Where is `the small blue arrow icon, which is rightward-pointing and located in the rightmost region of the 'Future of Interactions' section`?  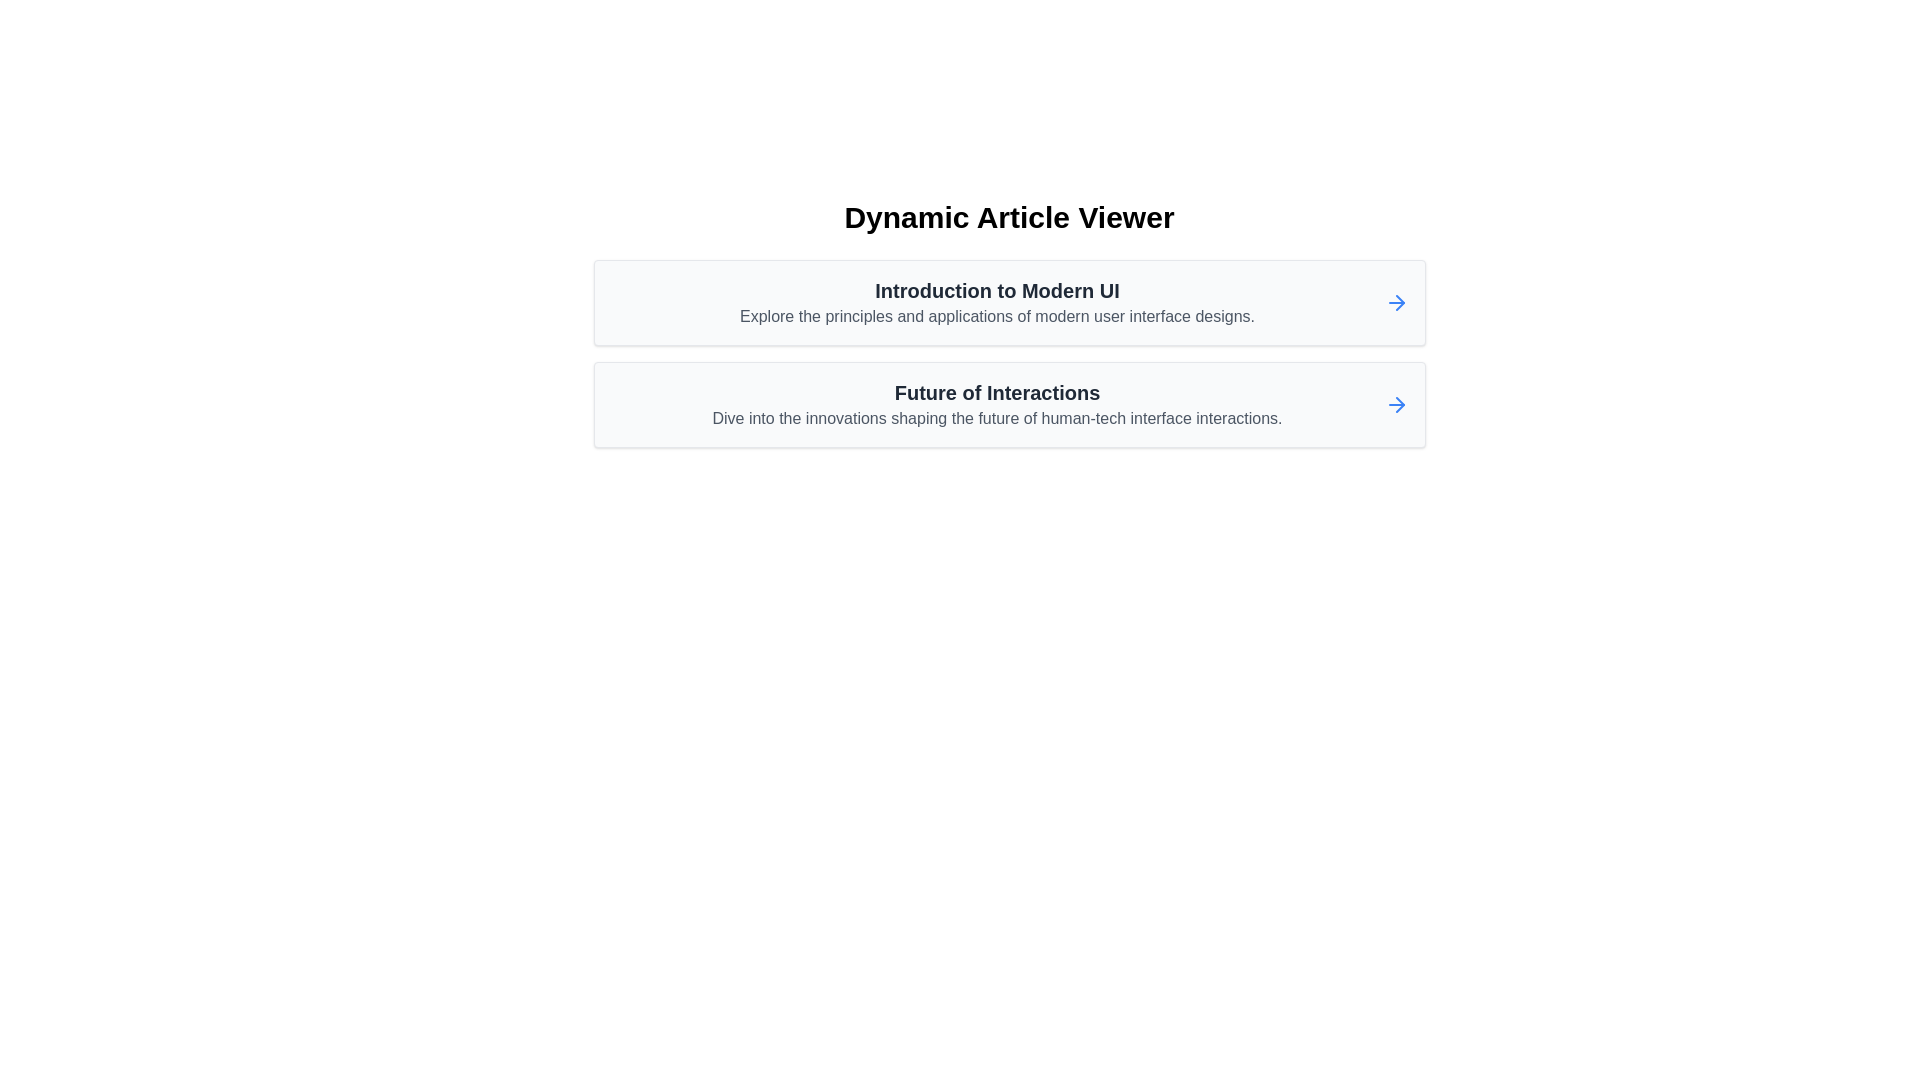 the small blue arrow icon, which is rightward-pointing and located in the rightmost region of the 'Future of Interactions' section is located at coordinates (1395, 405).